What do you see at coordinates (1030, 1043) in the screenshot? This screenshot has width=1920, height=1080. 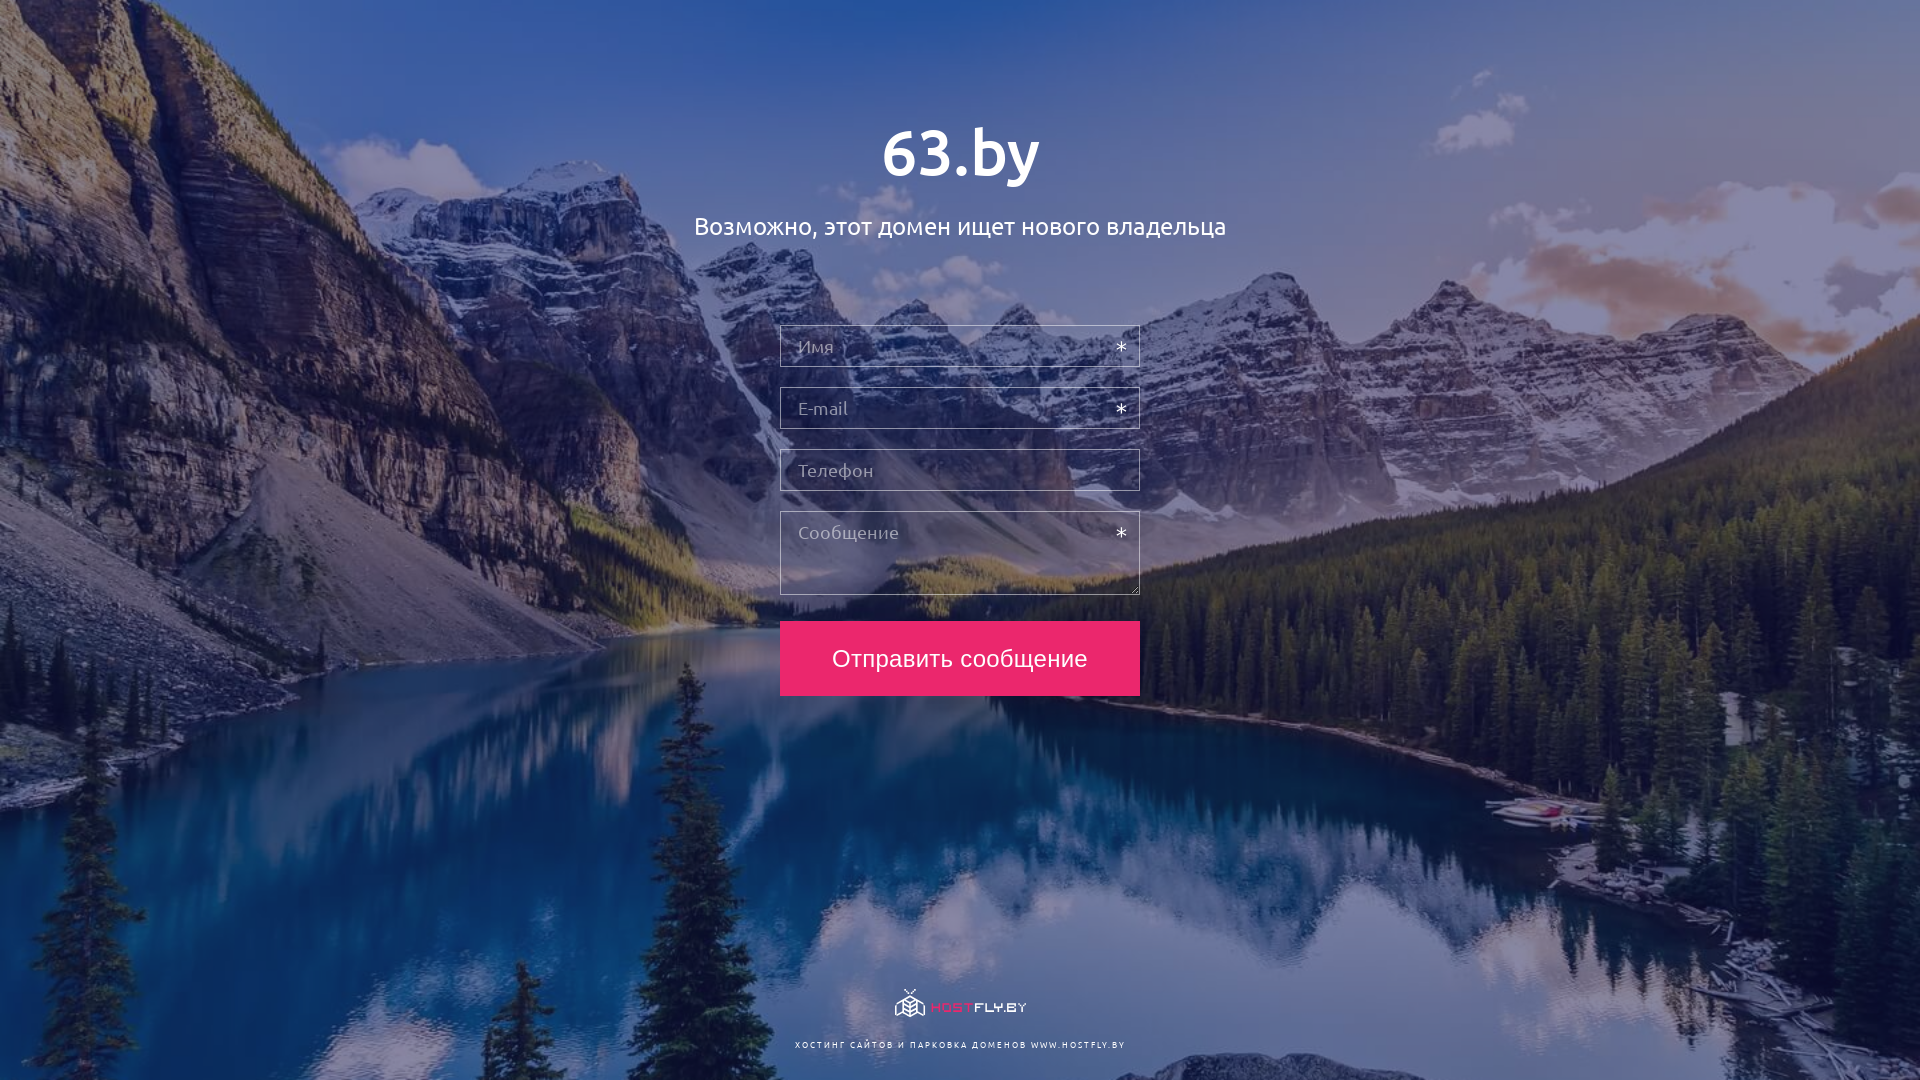 I see `'WWW.HOSTFLY.BY'` at bounding box center [1030, 1043].